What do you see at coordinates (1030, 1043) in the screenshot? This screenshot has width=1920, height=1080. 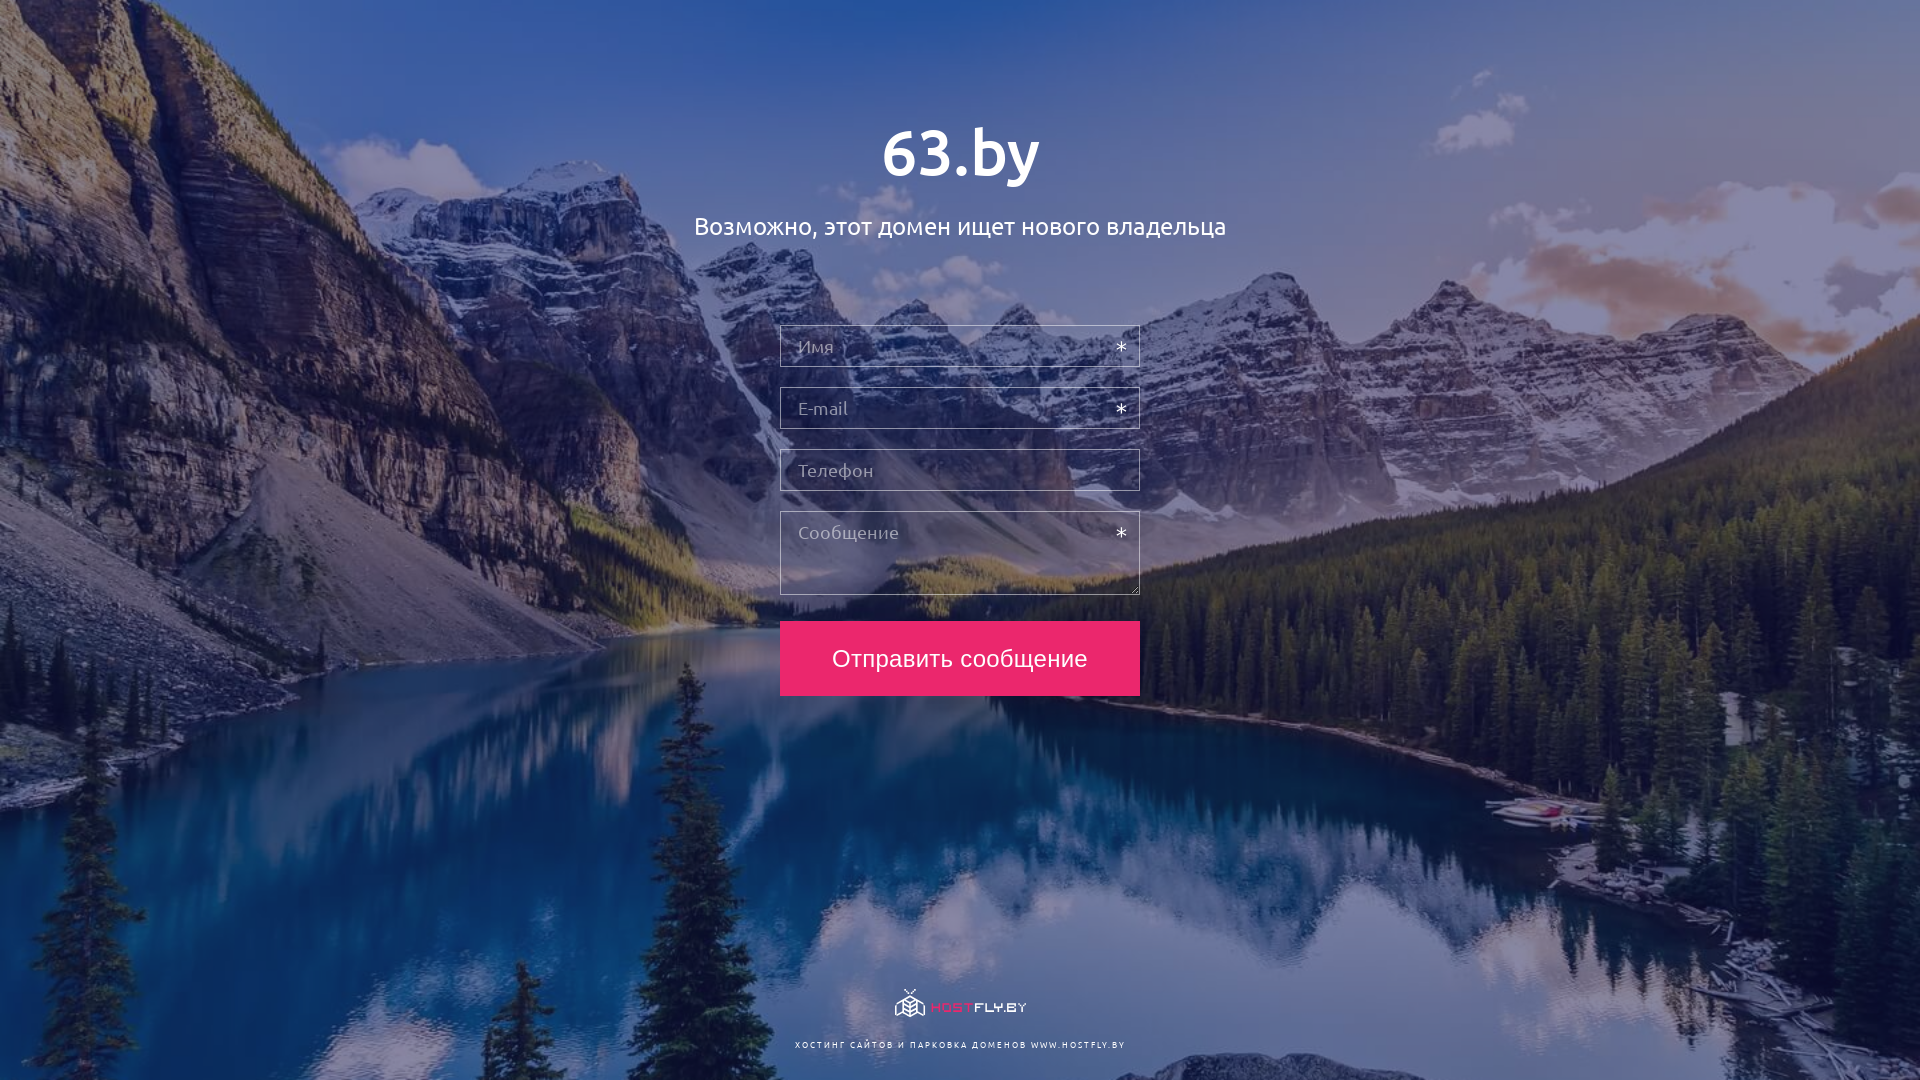 I see `'WWW.HOSTFLY.BY'` at bounding box center [1030, 1043].